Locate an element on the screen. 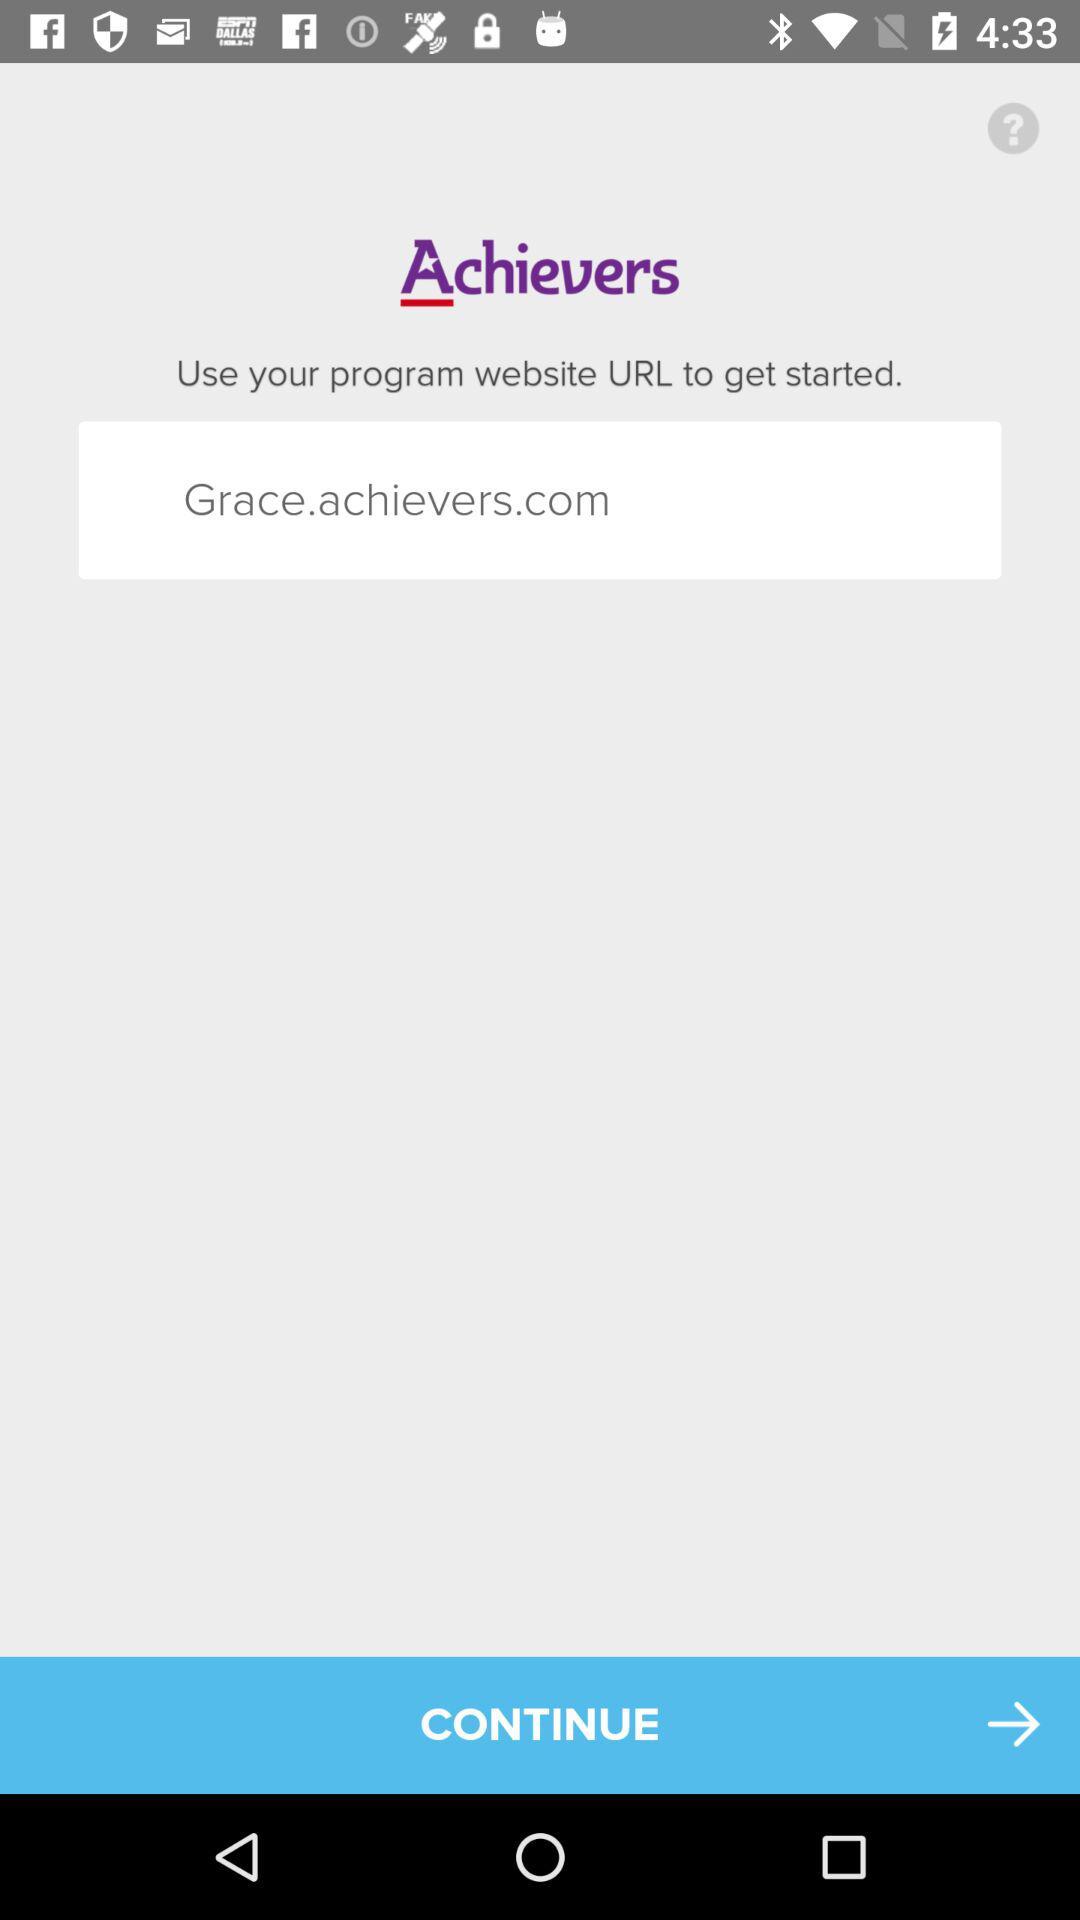 This screenshot has width=1080, height=1920. the item below use your program is located at coordinates (219, 500).